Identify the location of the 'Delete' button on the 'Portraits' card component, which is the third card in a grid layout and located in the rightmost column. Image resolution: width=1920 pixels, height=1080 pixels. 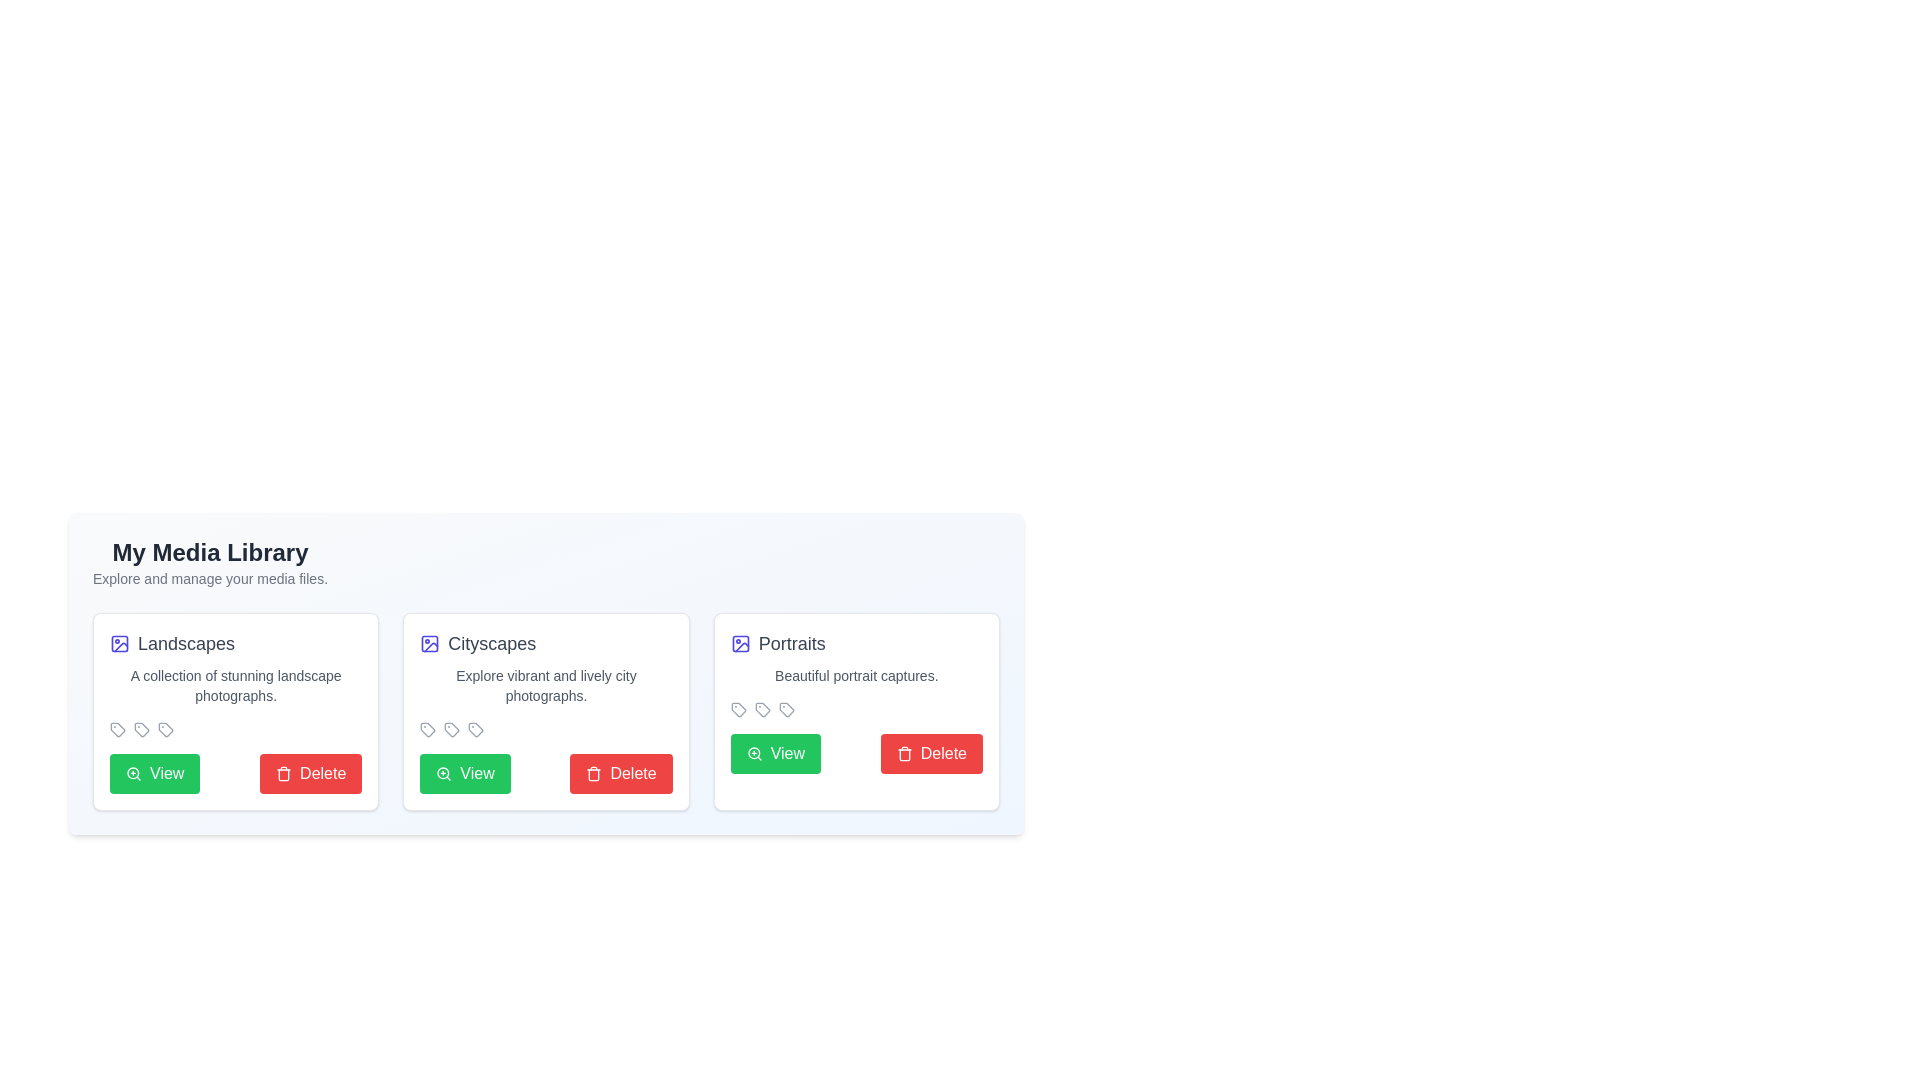
(856, 711).